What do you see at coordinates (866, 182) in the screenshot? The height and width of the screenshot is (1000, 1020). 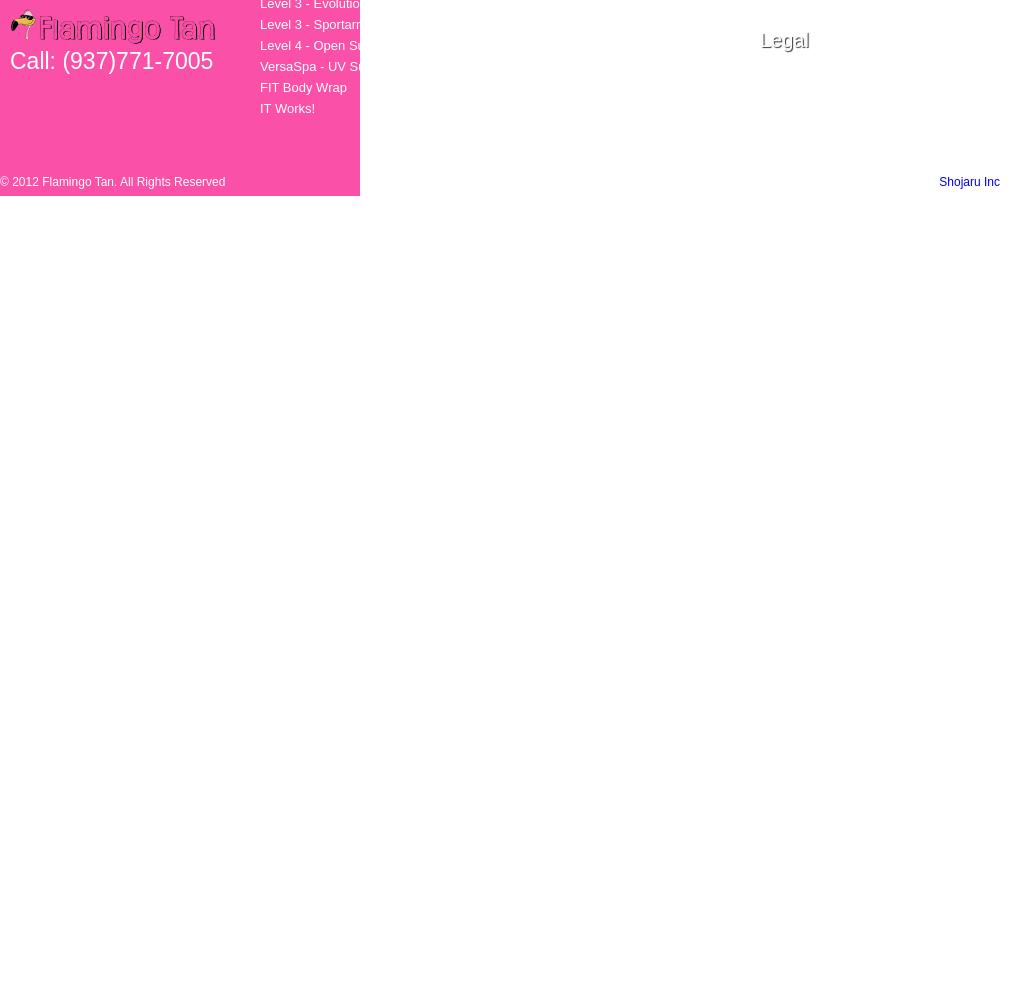 I see `'Designed & Developed By'` at bounding box center [866, 182].